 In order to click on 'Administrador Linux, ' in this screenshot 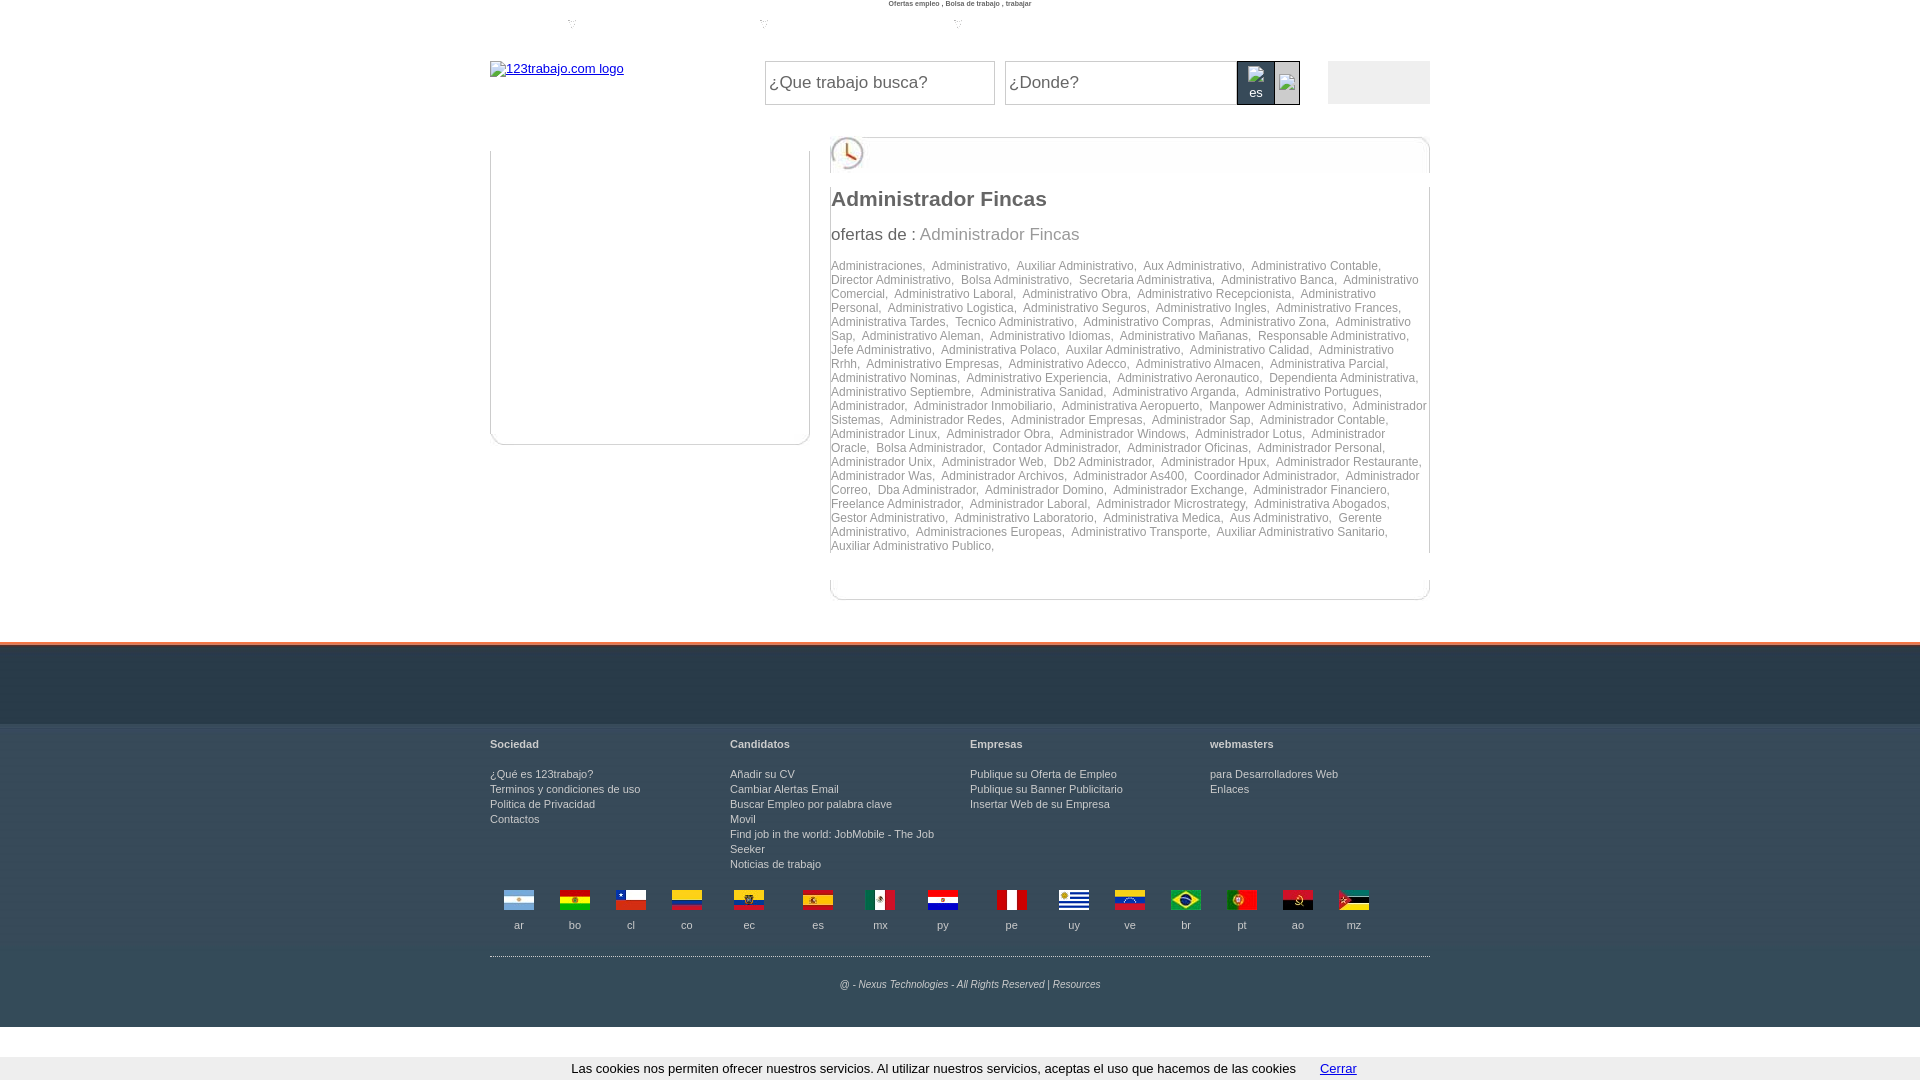, I will do `click(830, 433)`.